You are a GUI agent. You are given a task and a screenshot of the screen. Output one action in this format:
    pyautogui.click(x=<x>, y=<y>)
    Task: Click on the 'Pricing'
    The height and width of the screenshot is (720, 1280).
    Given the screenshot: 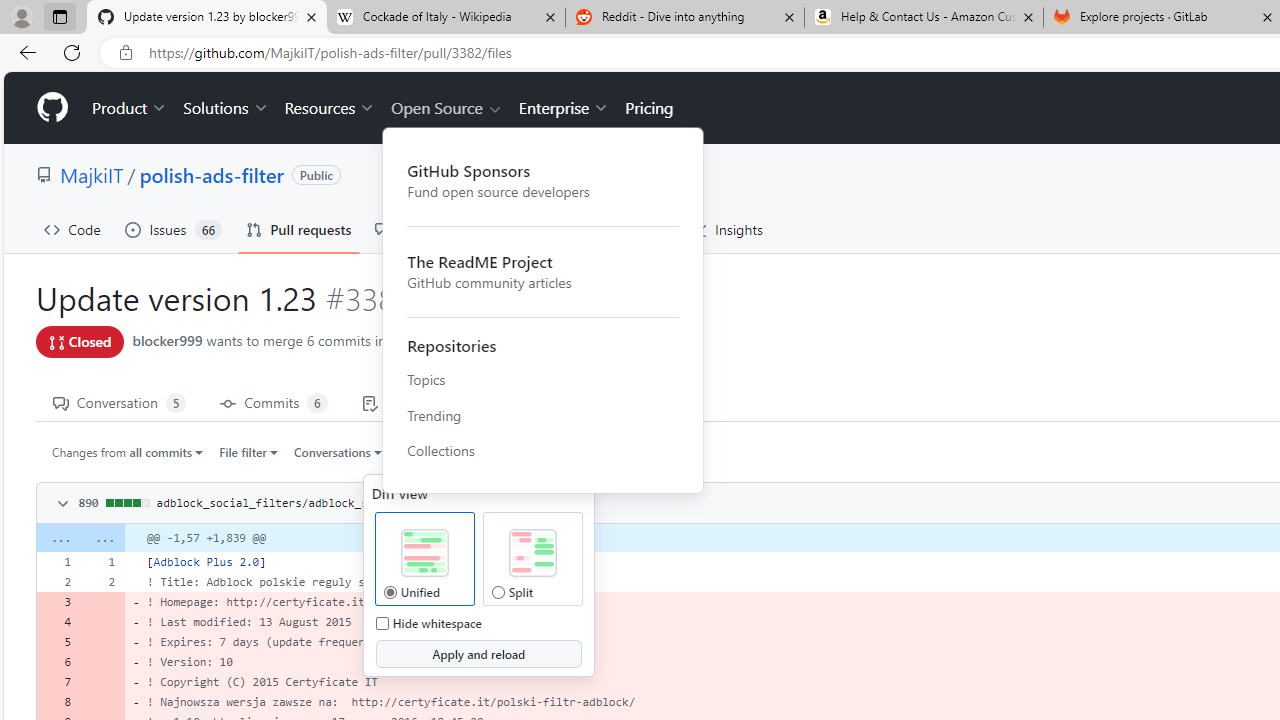 What is the action you would take?
    pyautogui.click(x=649, y=108)
    